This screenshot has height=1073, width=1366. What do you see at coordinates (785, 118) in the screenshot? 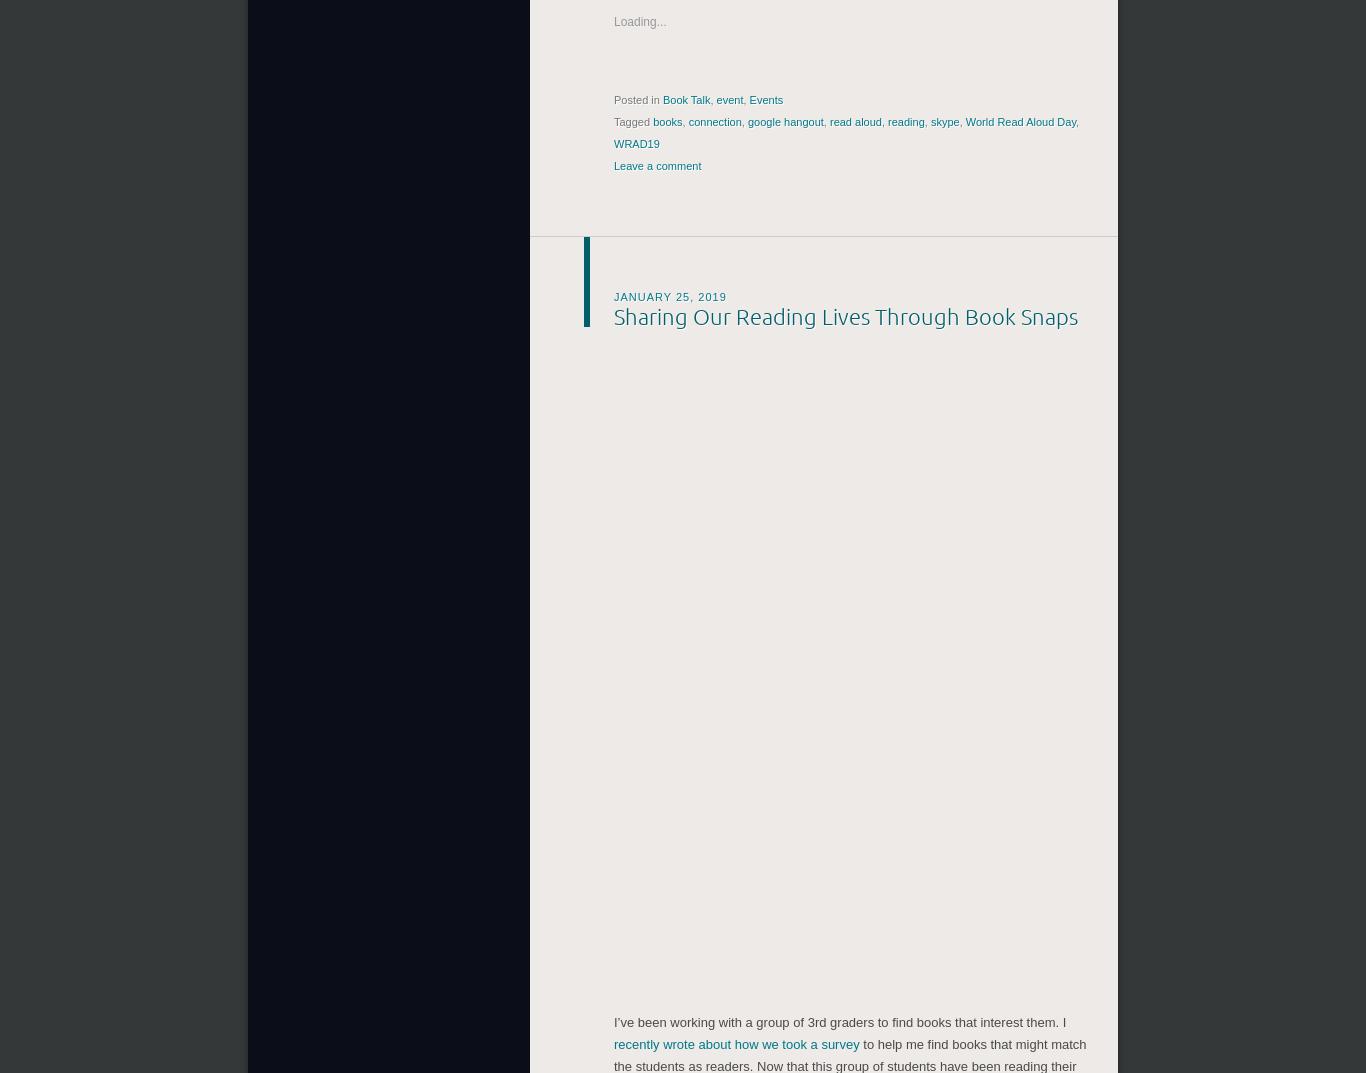
I see `'google hangout'` at bounding box center [785, 118].